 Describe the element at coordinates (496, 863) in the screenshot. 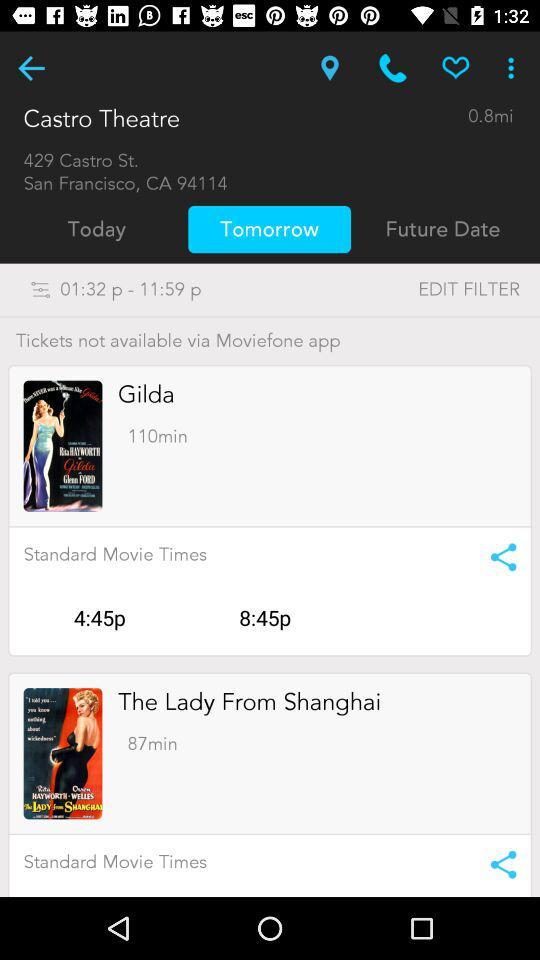

I see `share the movie` at that location.